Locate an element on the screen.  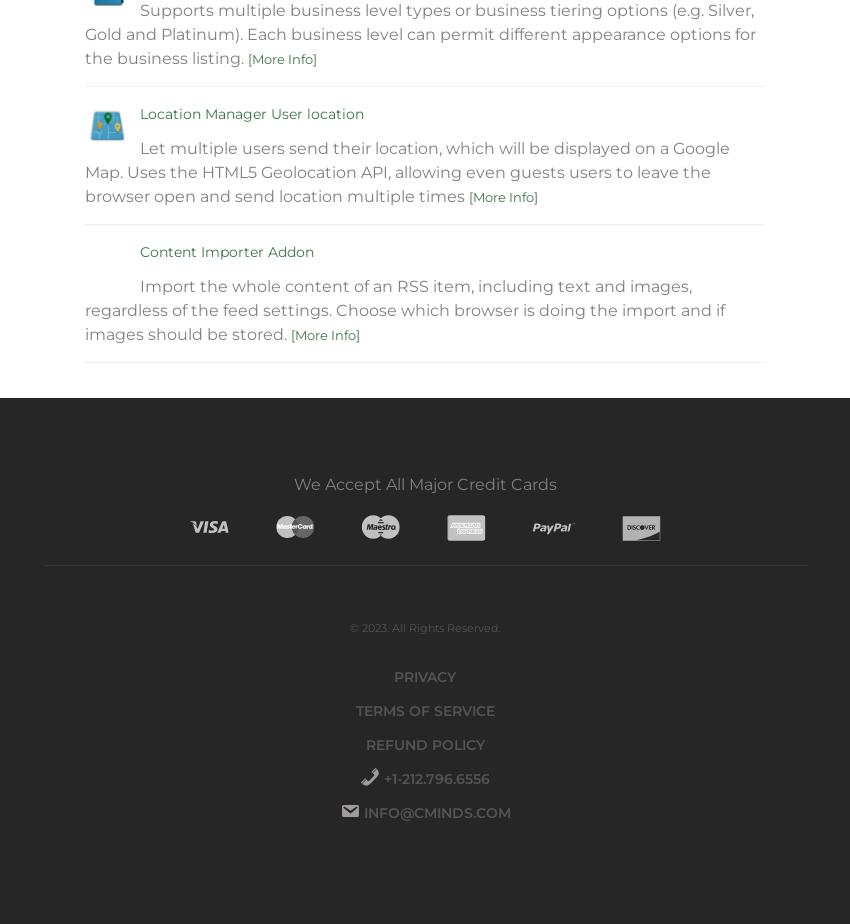
'Supports multiple business level types or business tiering options (e.g. Silver, Gold and Platinum). Each business level can permit different appearance options for the business listing.' is located at coordinates (420, 34).